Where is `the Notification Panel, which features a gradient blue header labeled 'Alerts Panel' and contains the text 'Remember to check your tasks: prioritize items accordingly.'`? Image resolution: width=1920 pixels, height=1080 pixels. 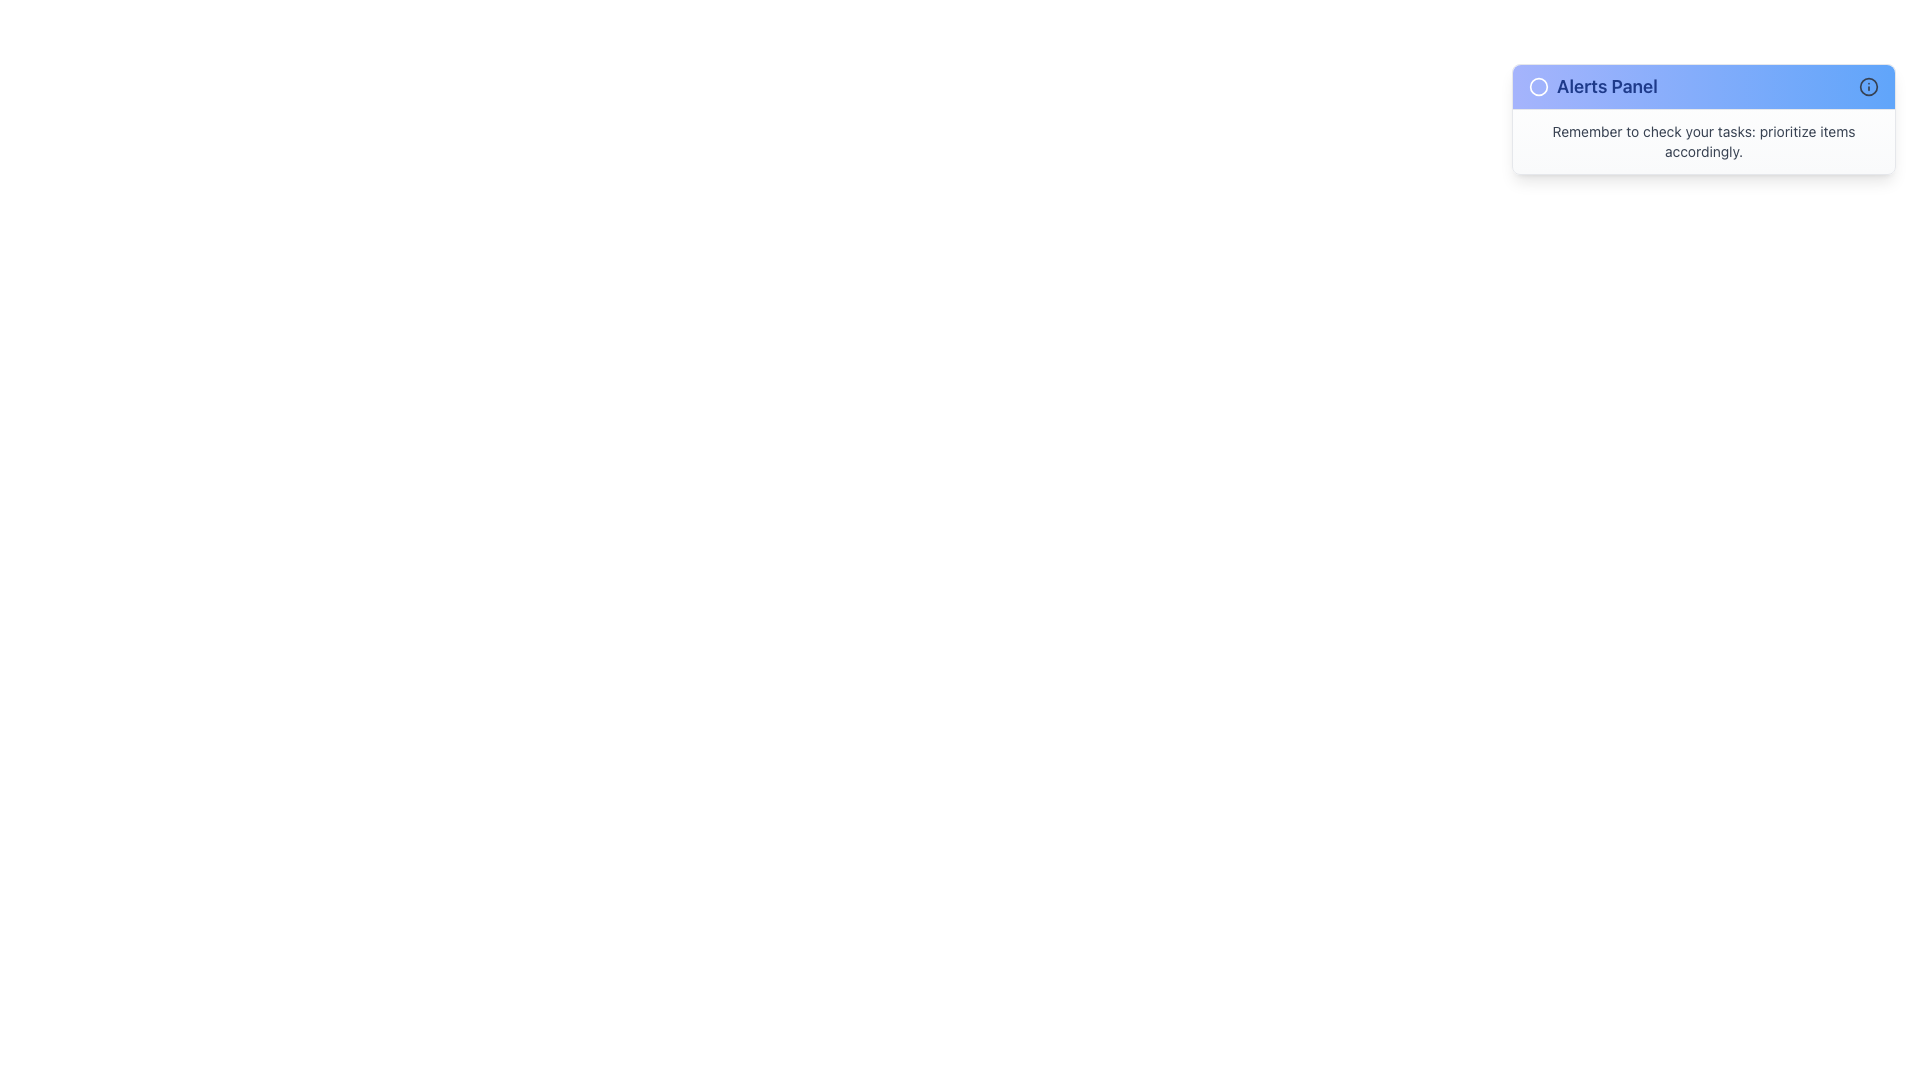 the Notification Panel, which features a gradient blue header labeled 'Alerts Panel' and contains the text 'Remember to check your tasks: prioritize items accordingly.' is located at coordinates (1703, 119).